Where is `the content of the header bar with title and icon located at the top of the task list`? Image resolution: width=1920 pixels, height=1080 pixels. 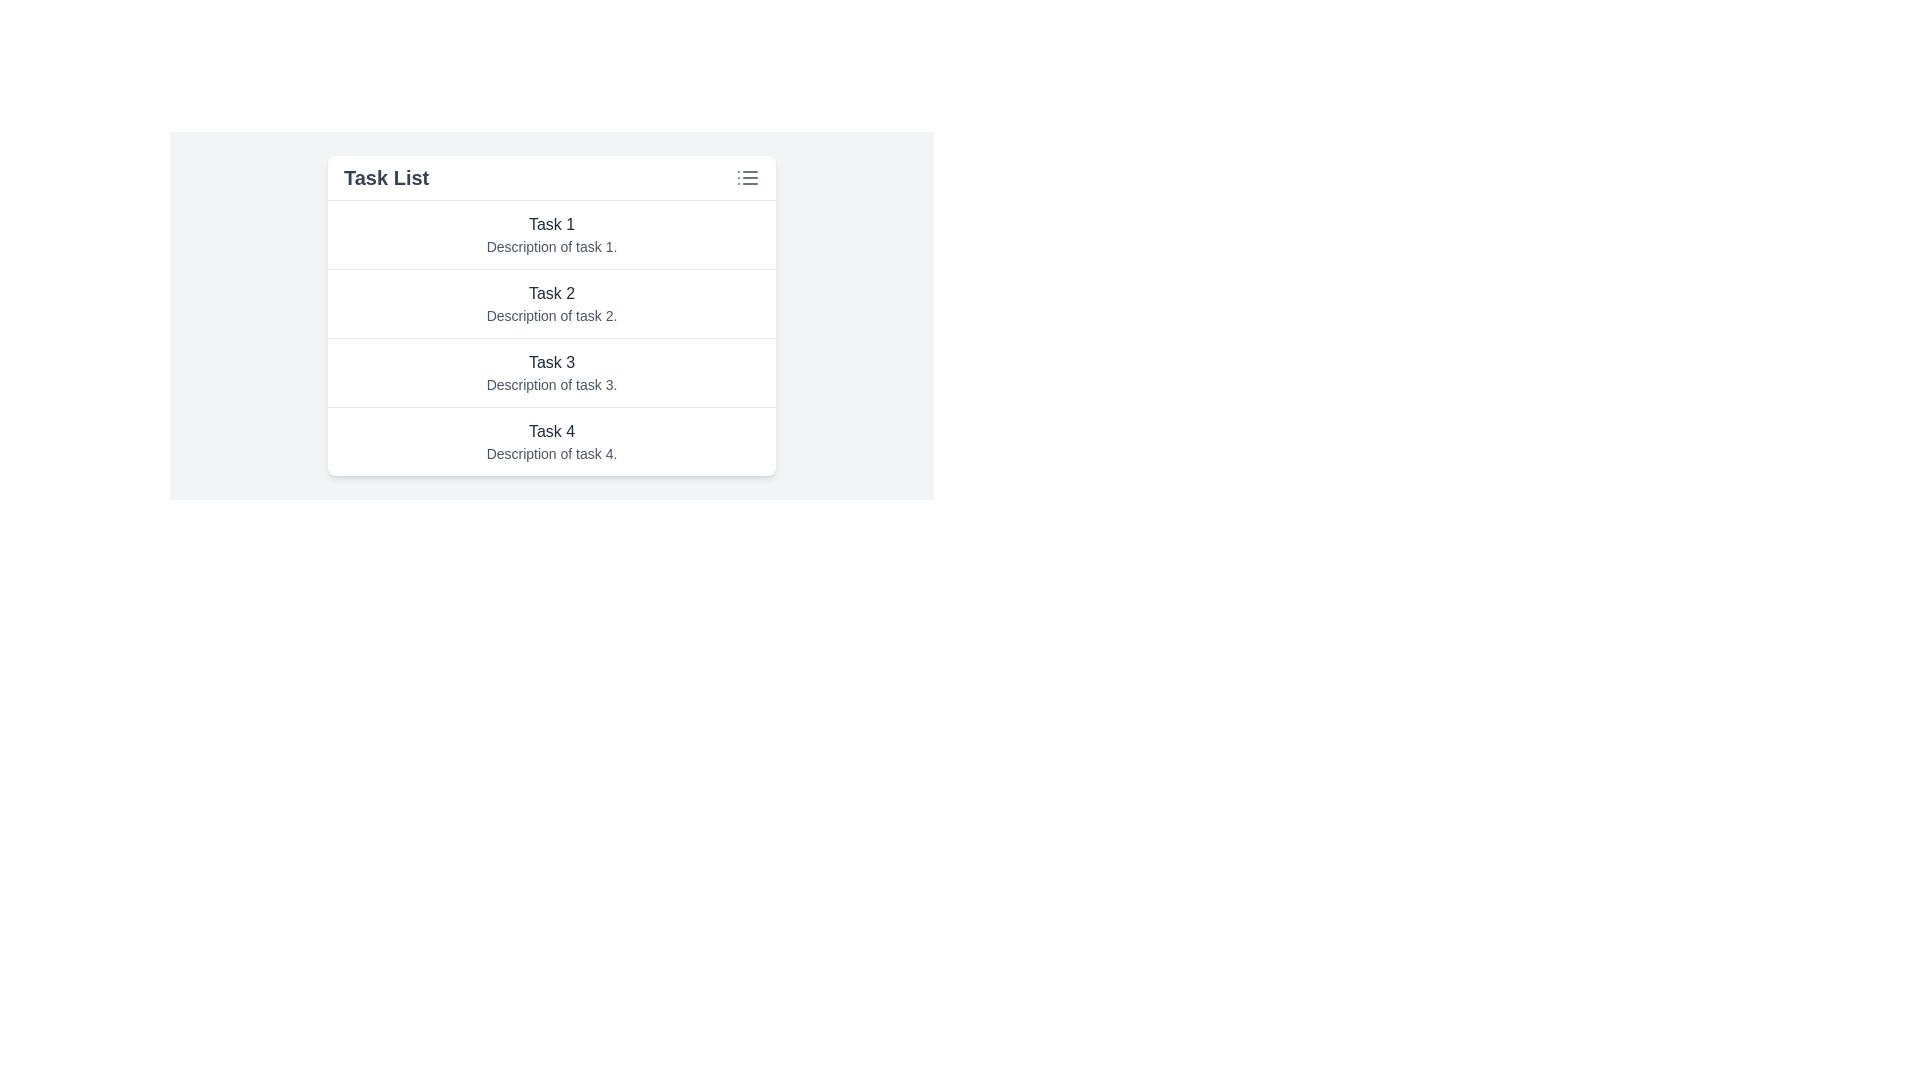 the content of the header bar with title and icon located at the top of the task list is located at coordinates (552, 177).